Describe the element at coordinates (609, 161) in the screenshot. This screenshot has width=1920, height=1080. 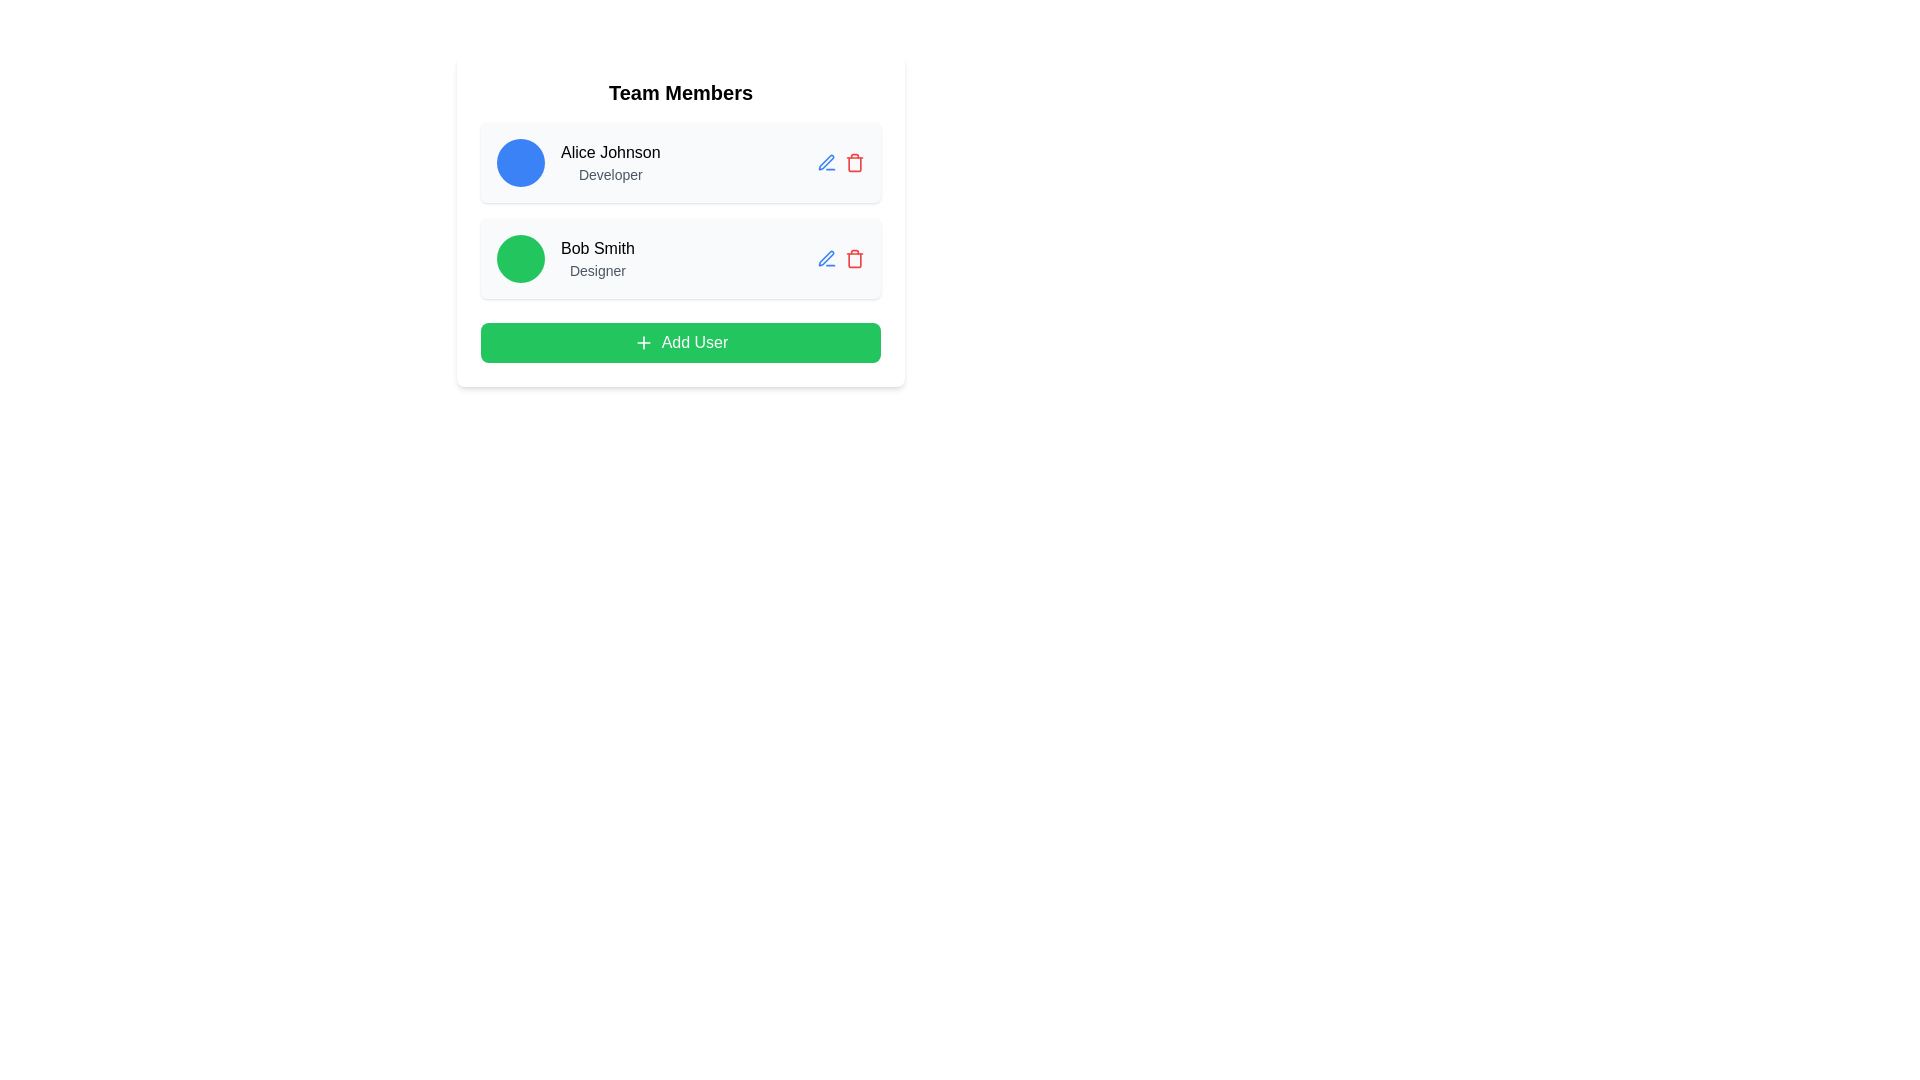
I see `the Text Label displaying 'Alice Johnson' which is styled as bold and positioned above the title 'Developer' within the user information card under the 'Team Members' section` at that location.